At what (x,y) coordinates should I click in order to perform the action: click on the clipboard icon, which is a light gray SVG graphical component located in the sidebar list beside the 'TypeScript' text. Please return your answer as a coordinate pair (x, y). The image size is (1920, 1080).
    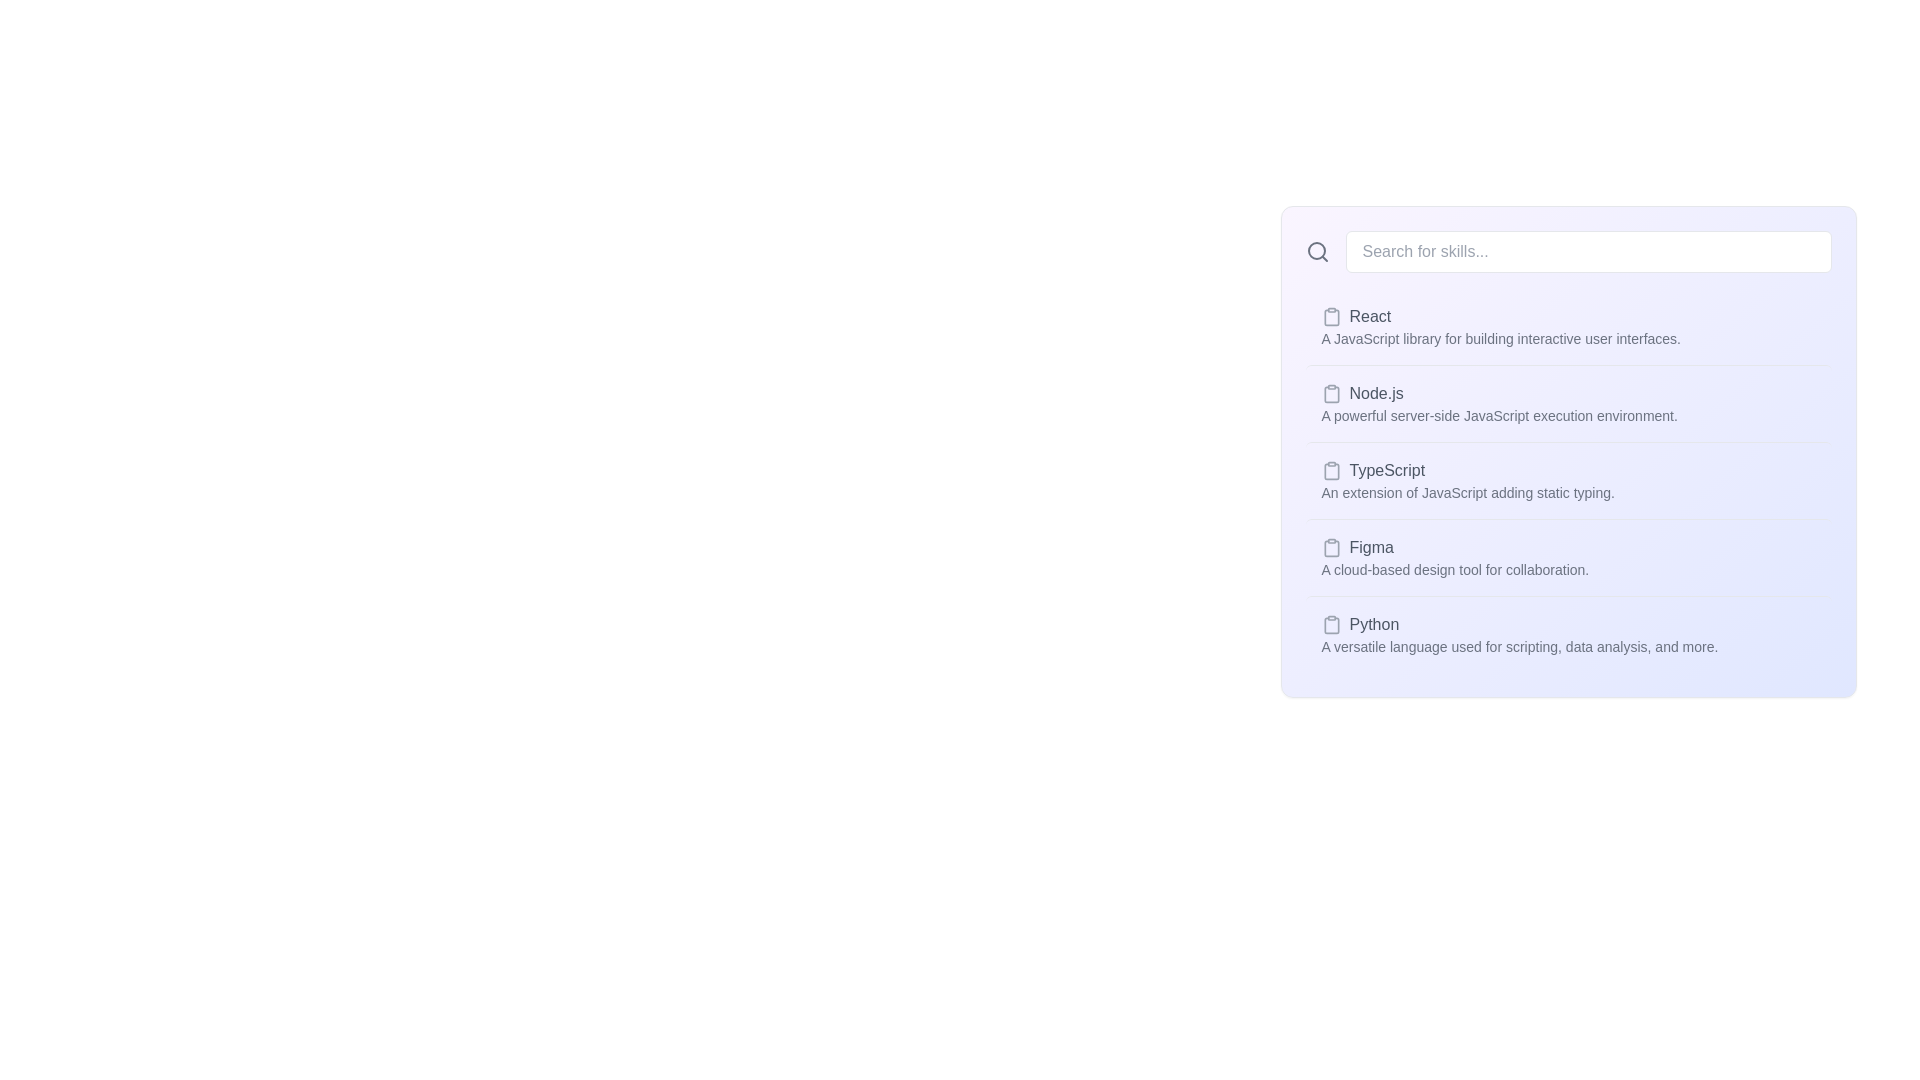
    Looking at the image, I should click on (1331, 471).